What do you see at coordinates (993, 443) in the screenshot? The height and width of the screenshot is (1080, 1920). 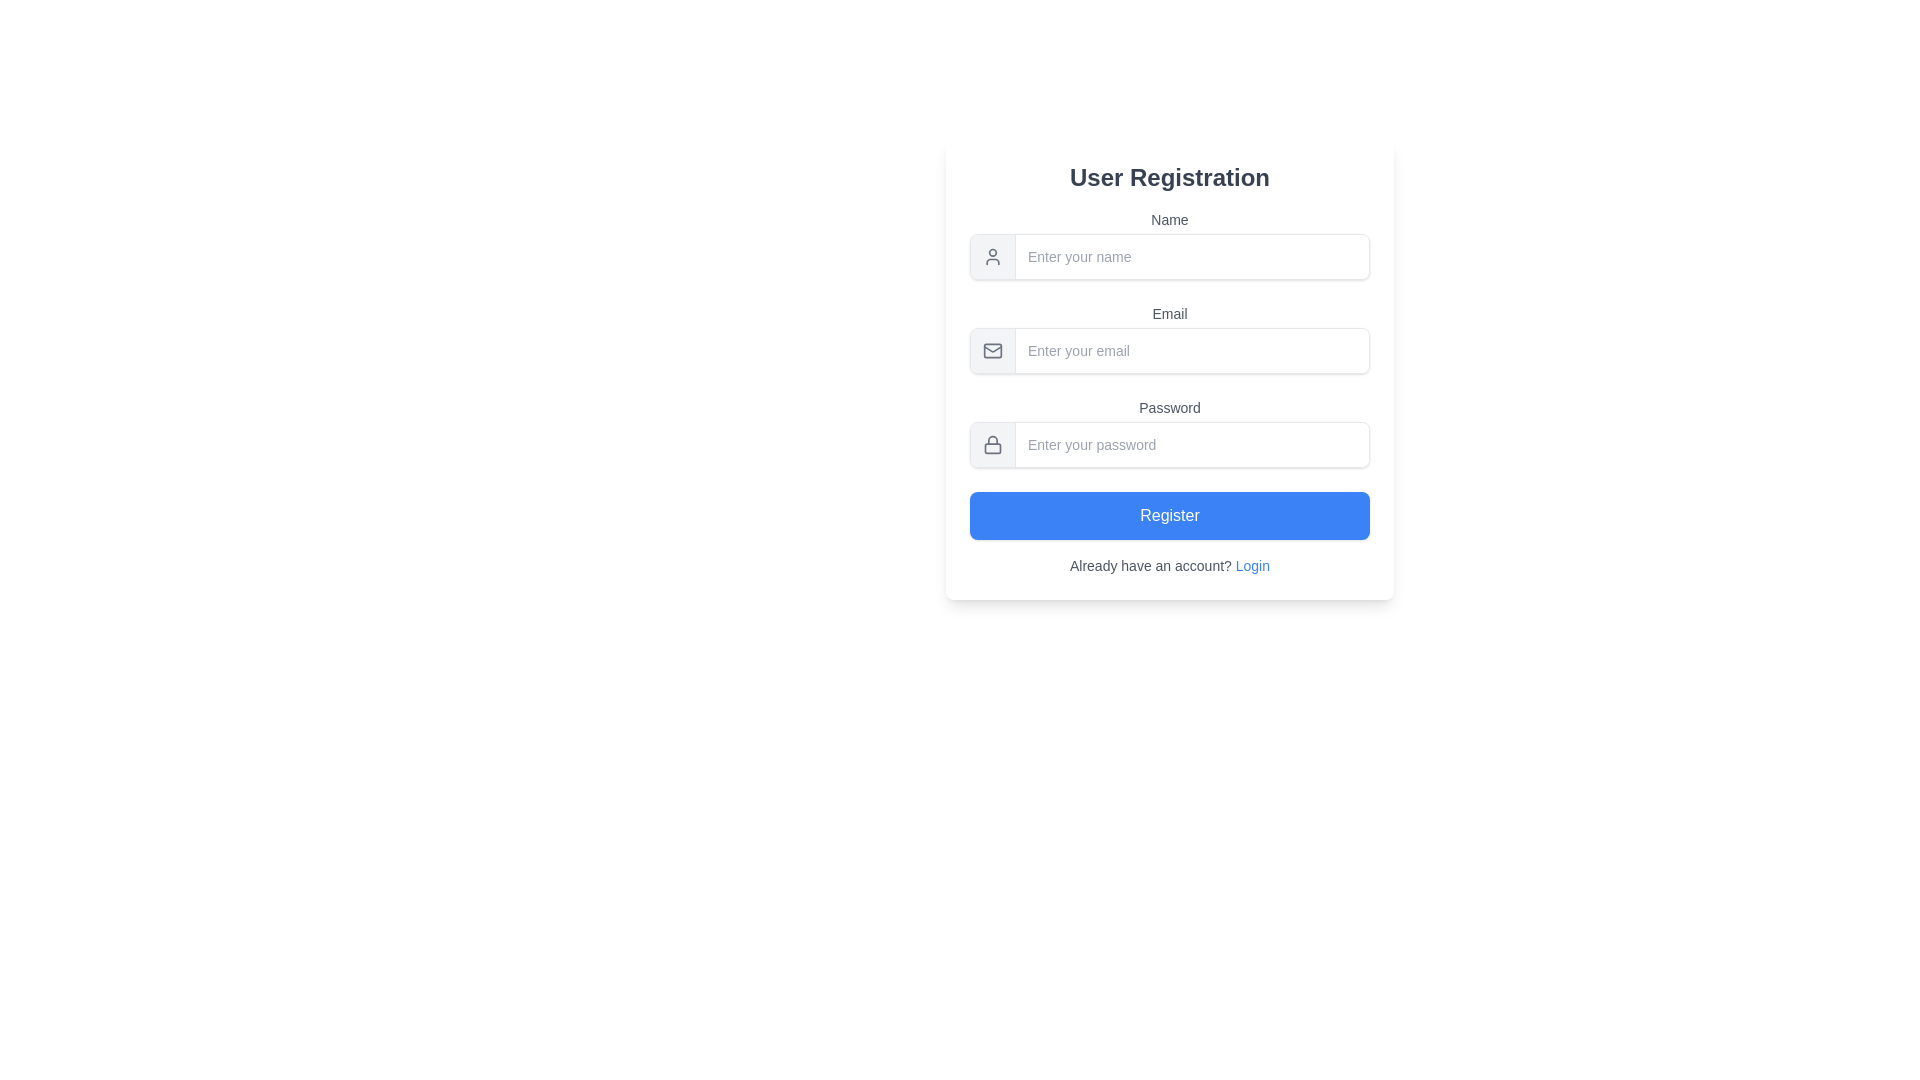 I see `the lock icon styled with a gray color and rounded edges, which indicates security or password input, positioned within the password input field adjacent to it` at bounding box center [993, 443].